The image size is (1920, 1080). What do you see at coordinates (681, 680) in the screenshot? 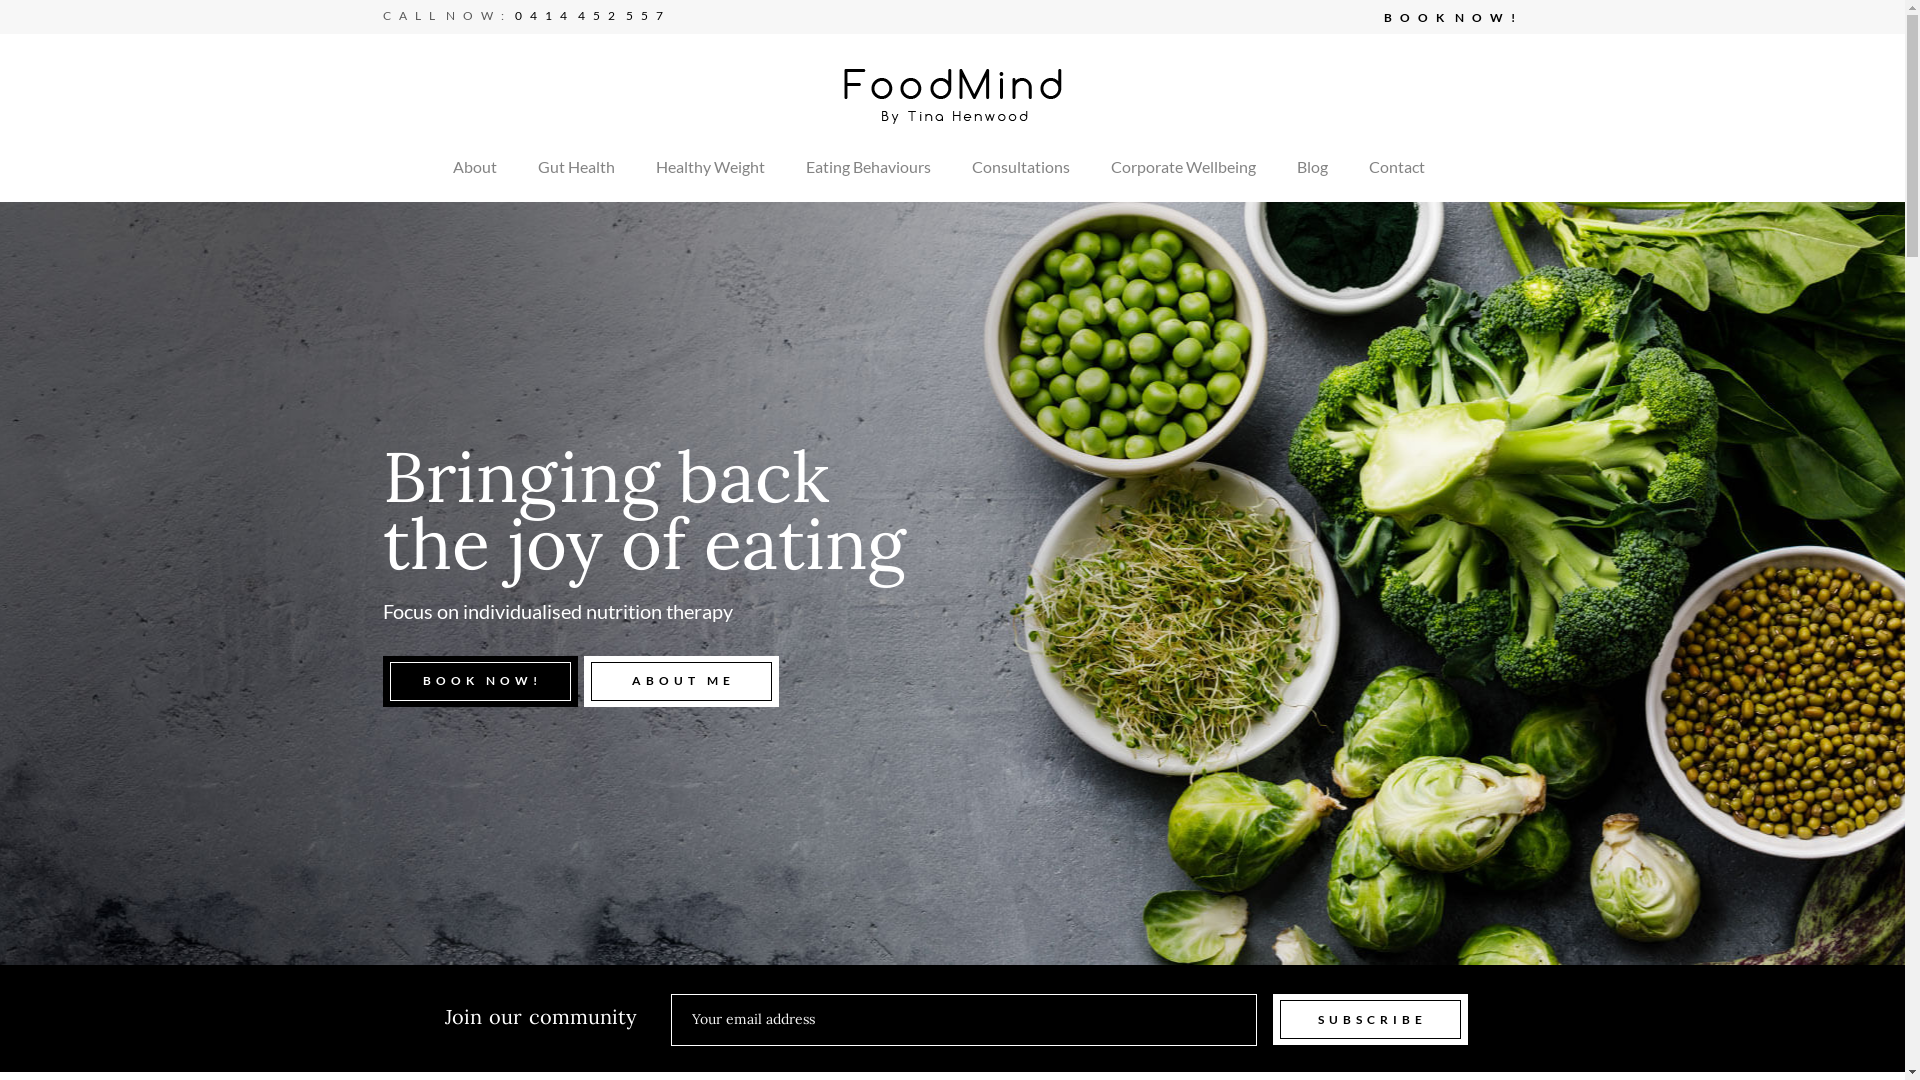
I see `'ABOUT ME'` at bounding box center [681, 680].